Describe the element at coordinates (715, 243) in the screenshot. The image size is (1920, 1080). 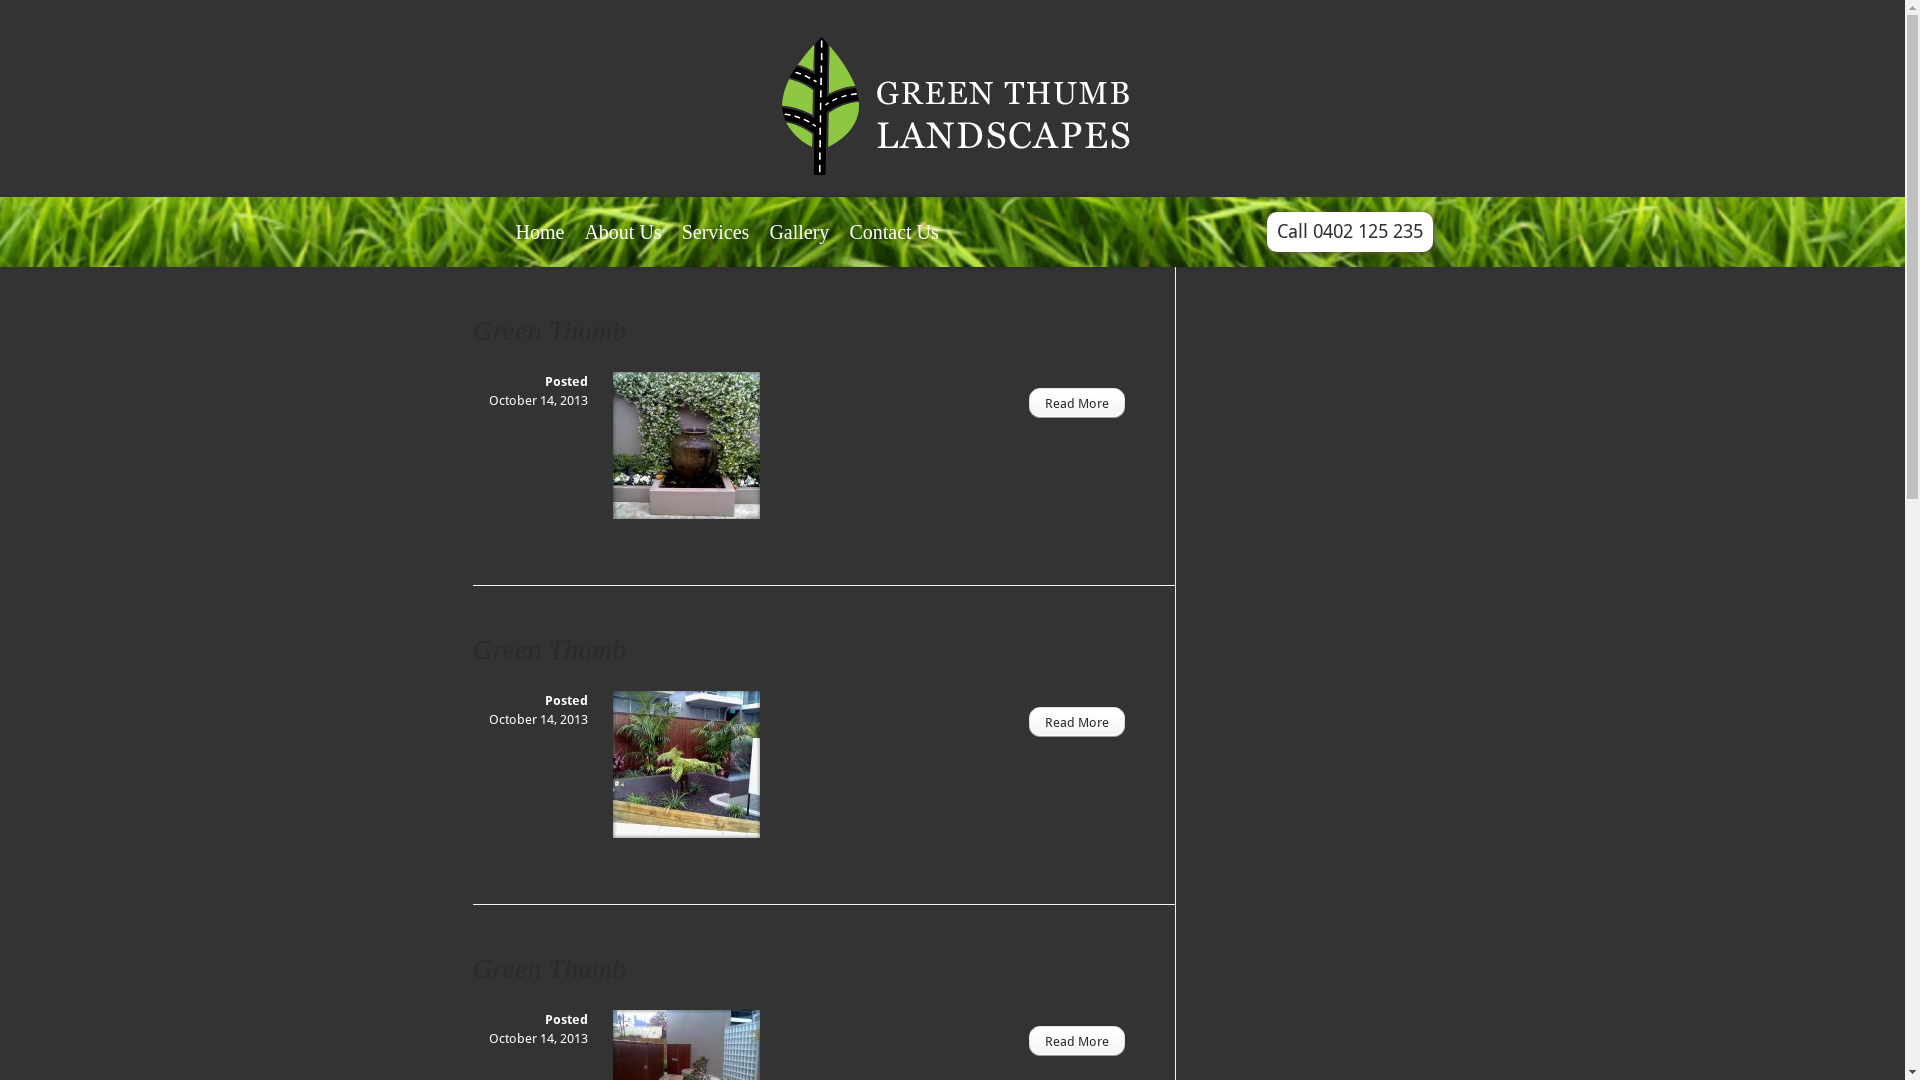
I see `'Services'` at that location.